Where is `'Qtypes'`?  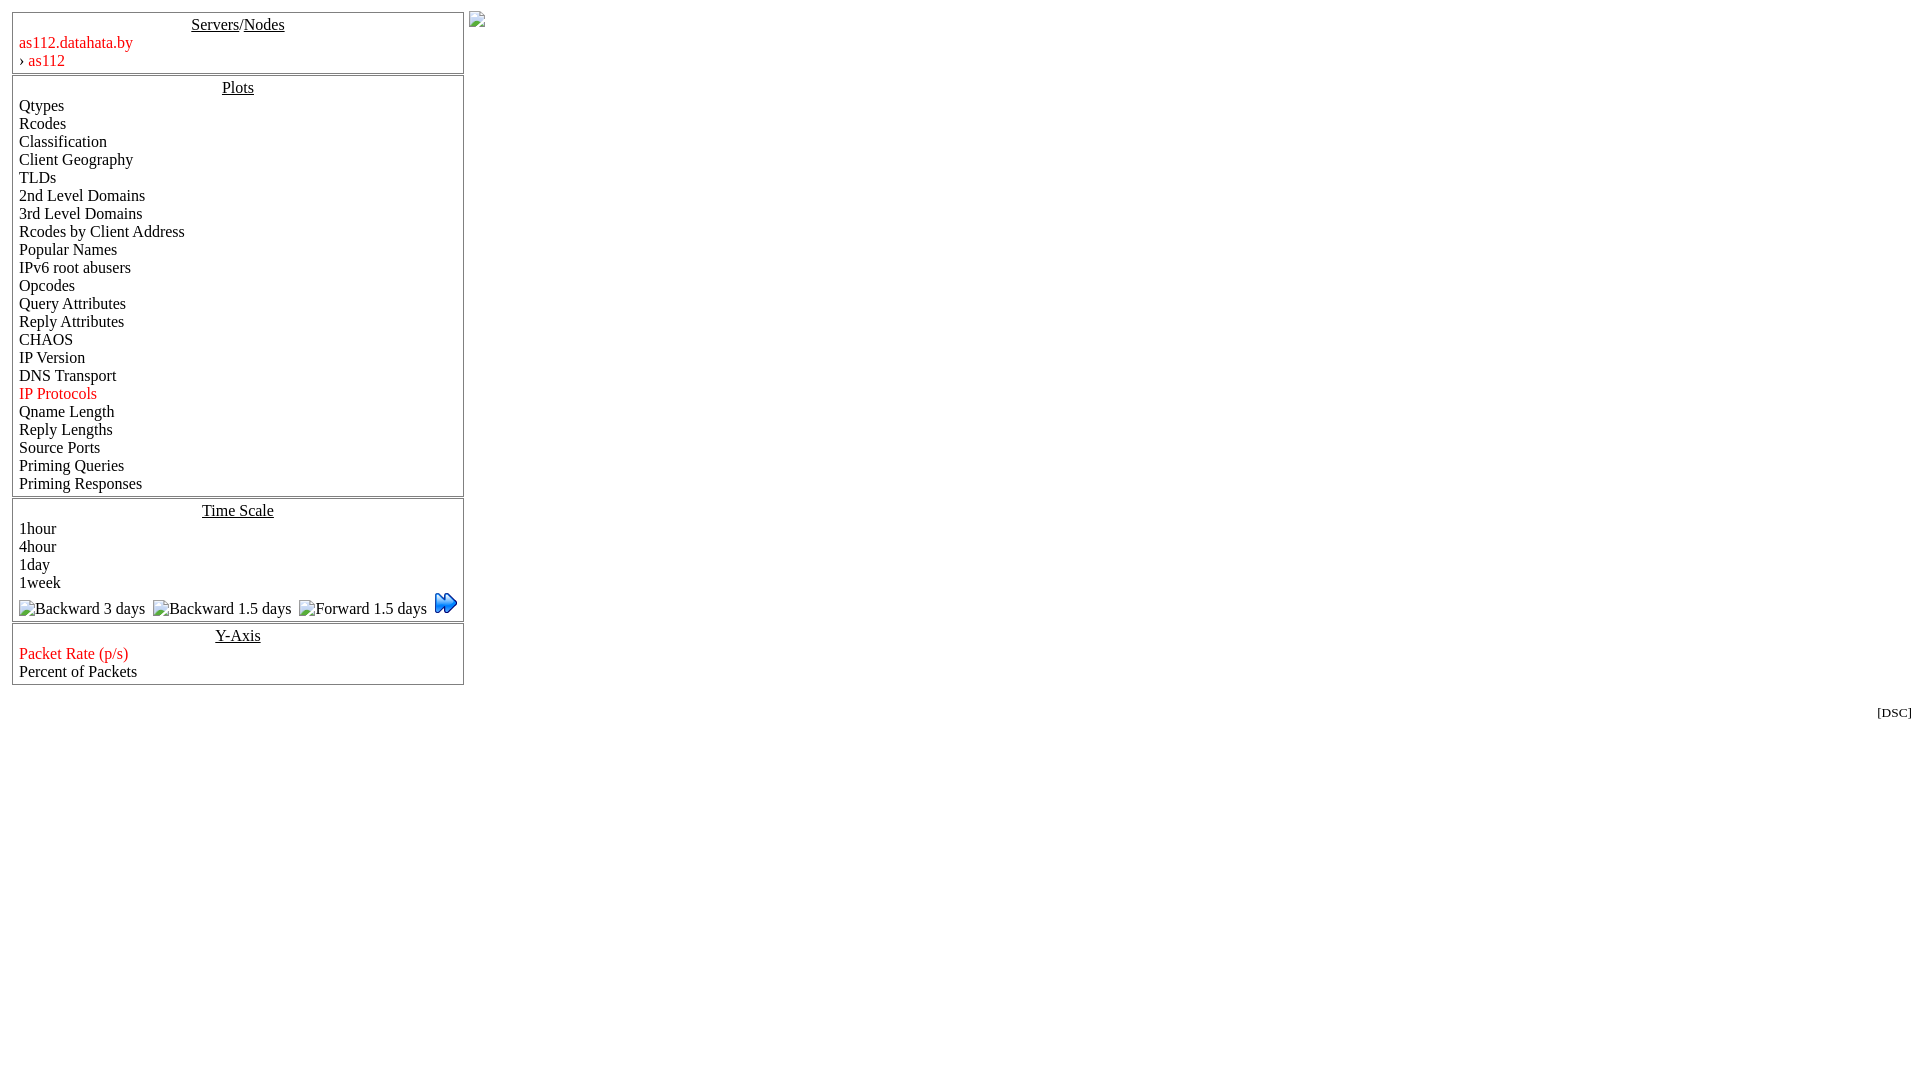
'Qtypes' is located at coordinates (41, 105).